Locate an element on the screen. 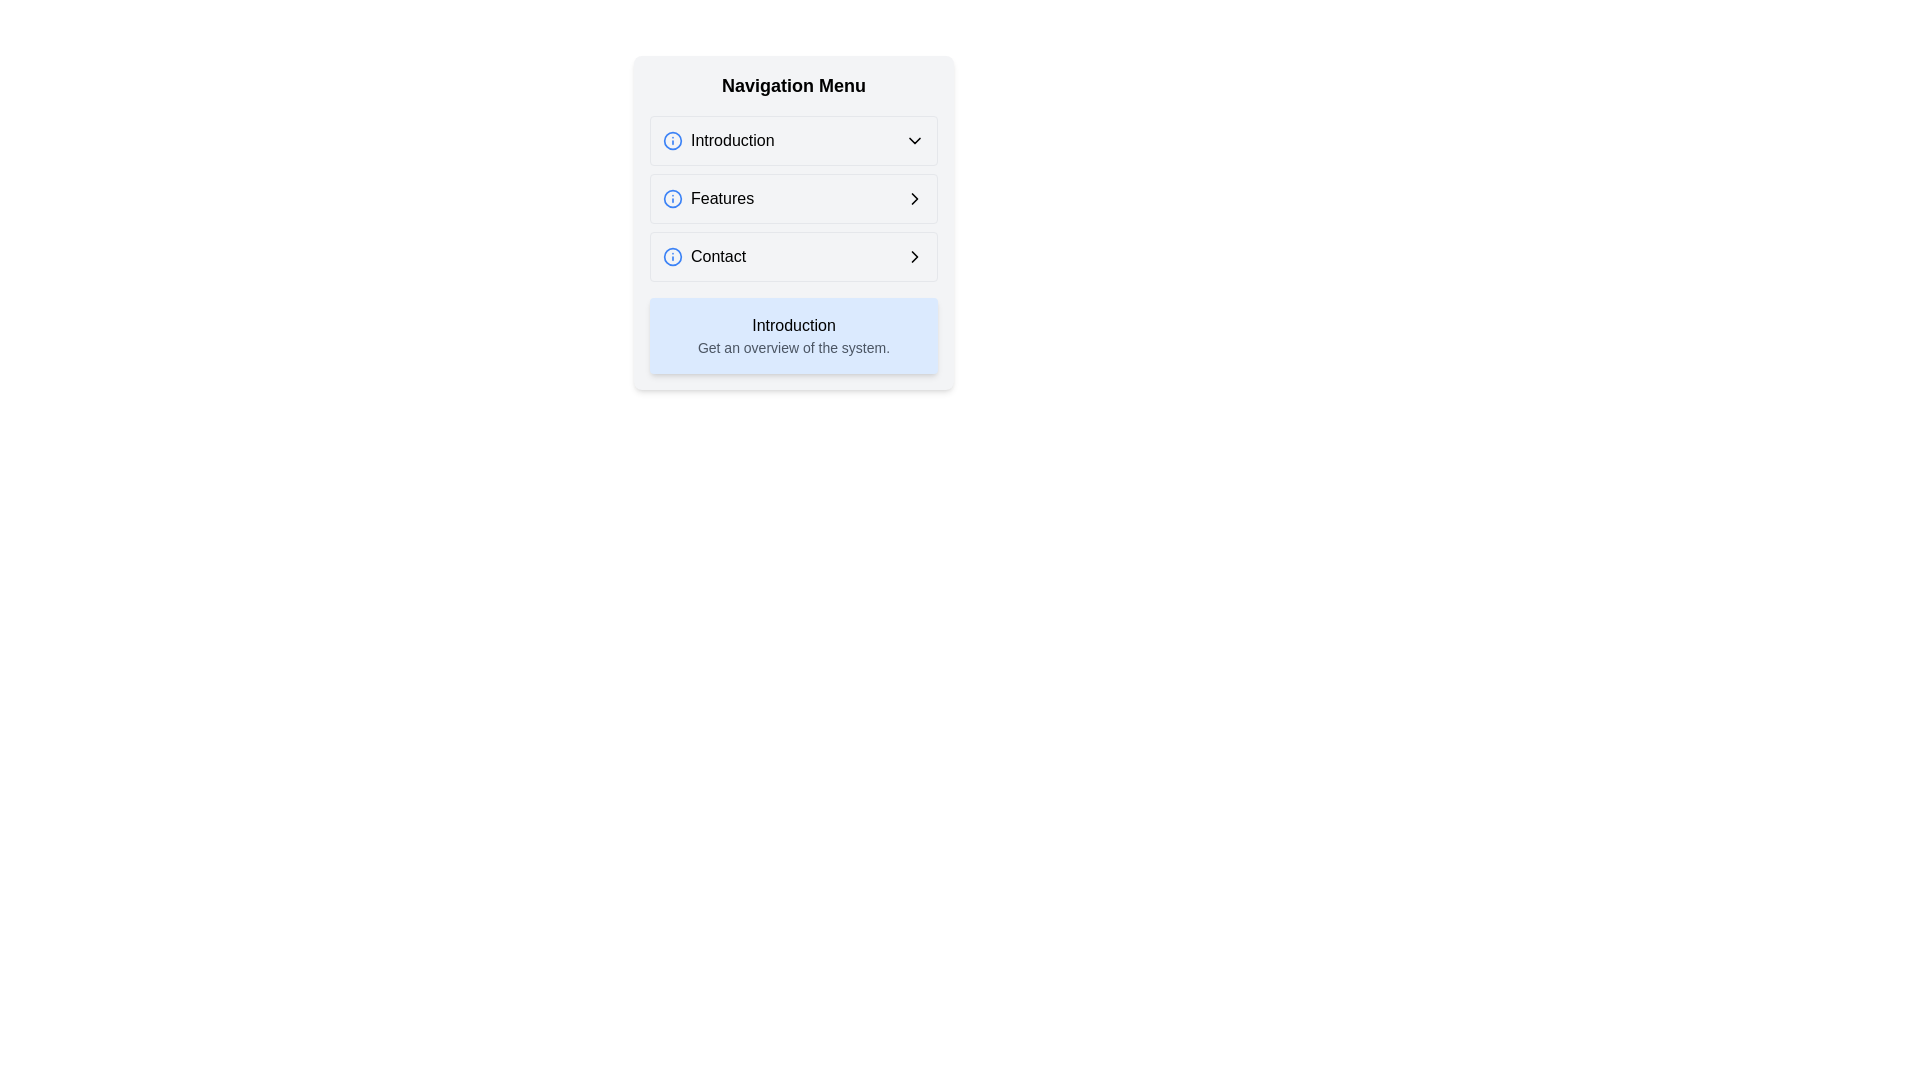 This screenshot has height=1080, width=1920. the 'Features' button, which is the second item in the vertical navigation menu is located at coordinates (792, 199).